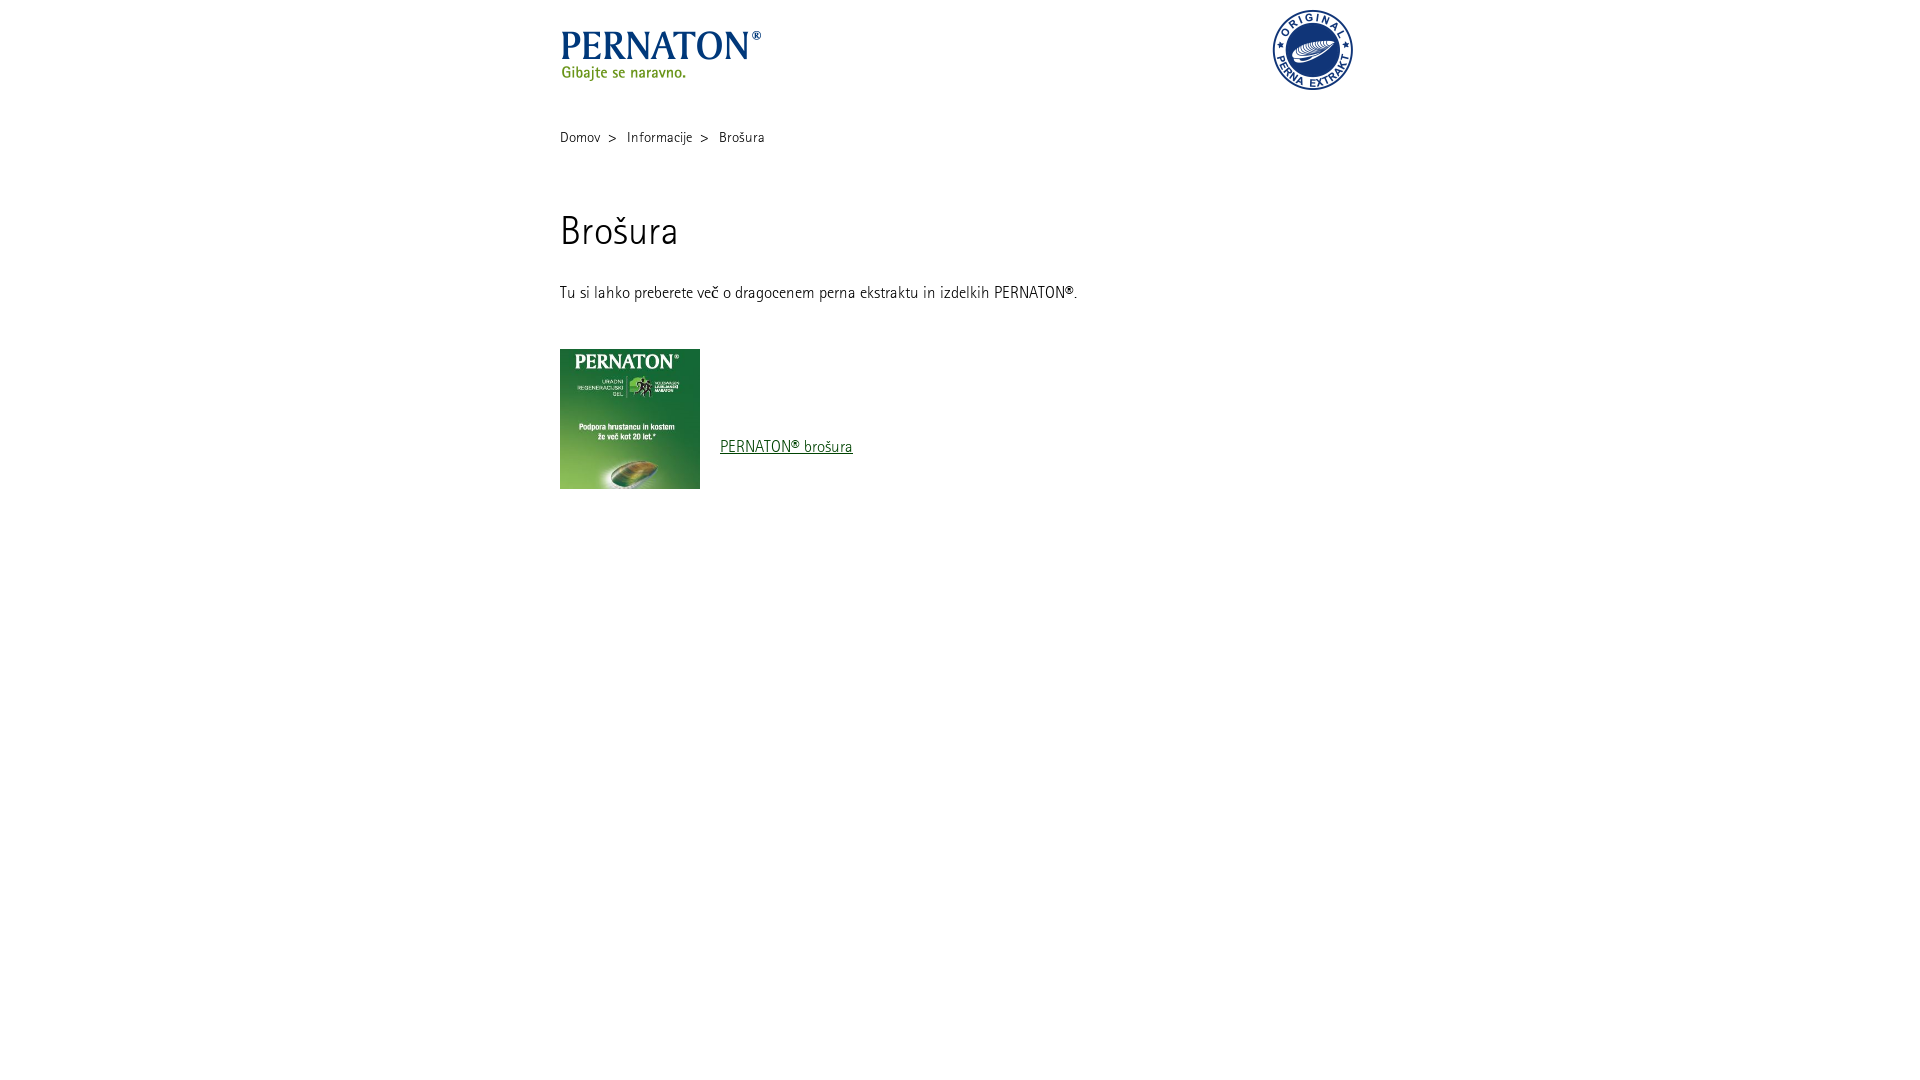  I want to click on 'Pernaton', so click(672, 49).